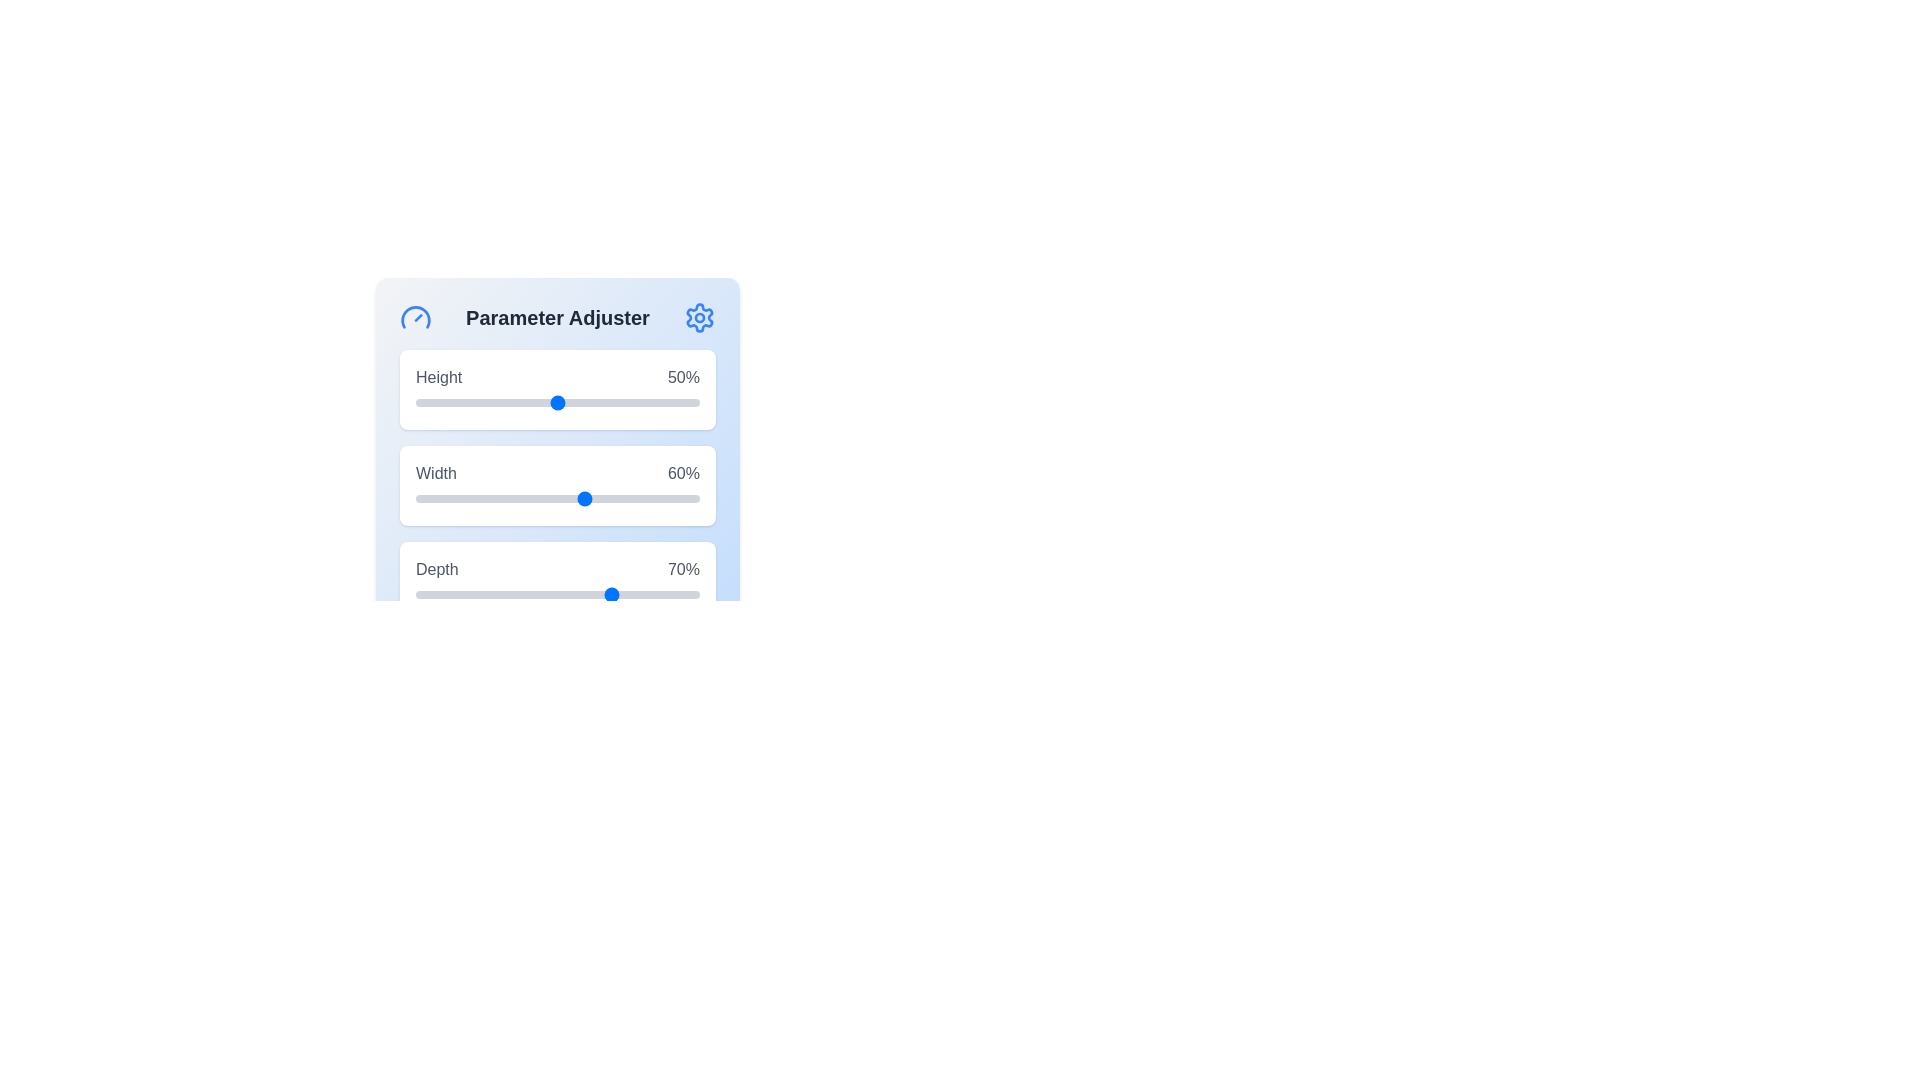 The image size is (1920, 1080). I want to click on the gauge icon in the header of the Parameter Adjuster component, so click(415, 316).